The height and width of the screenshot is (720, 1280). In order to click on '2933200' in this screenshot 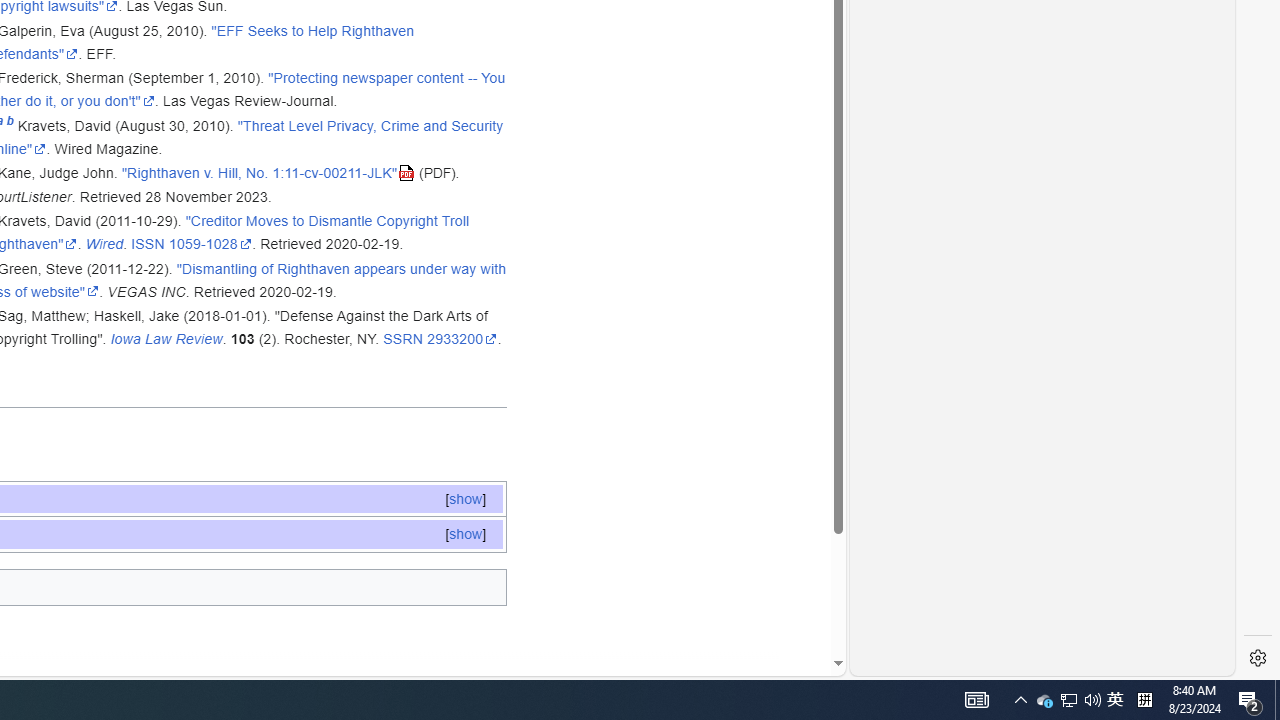, I will do `click(461, 338)`.